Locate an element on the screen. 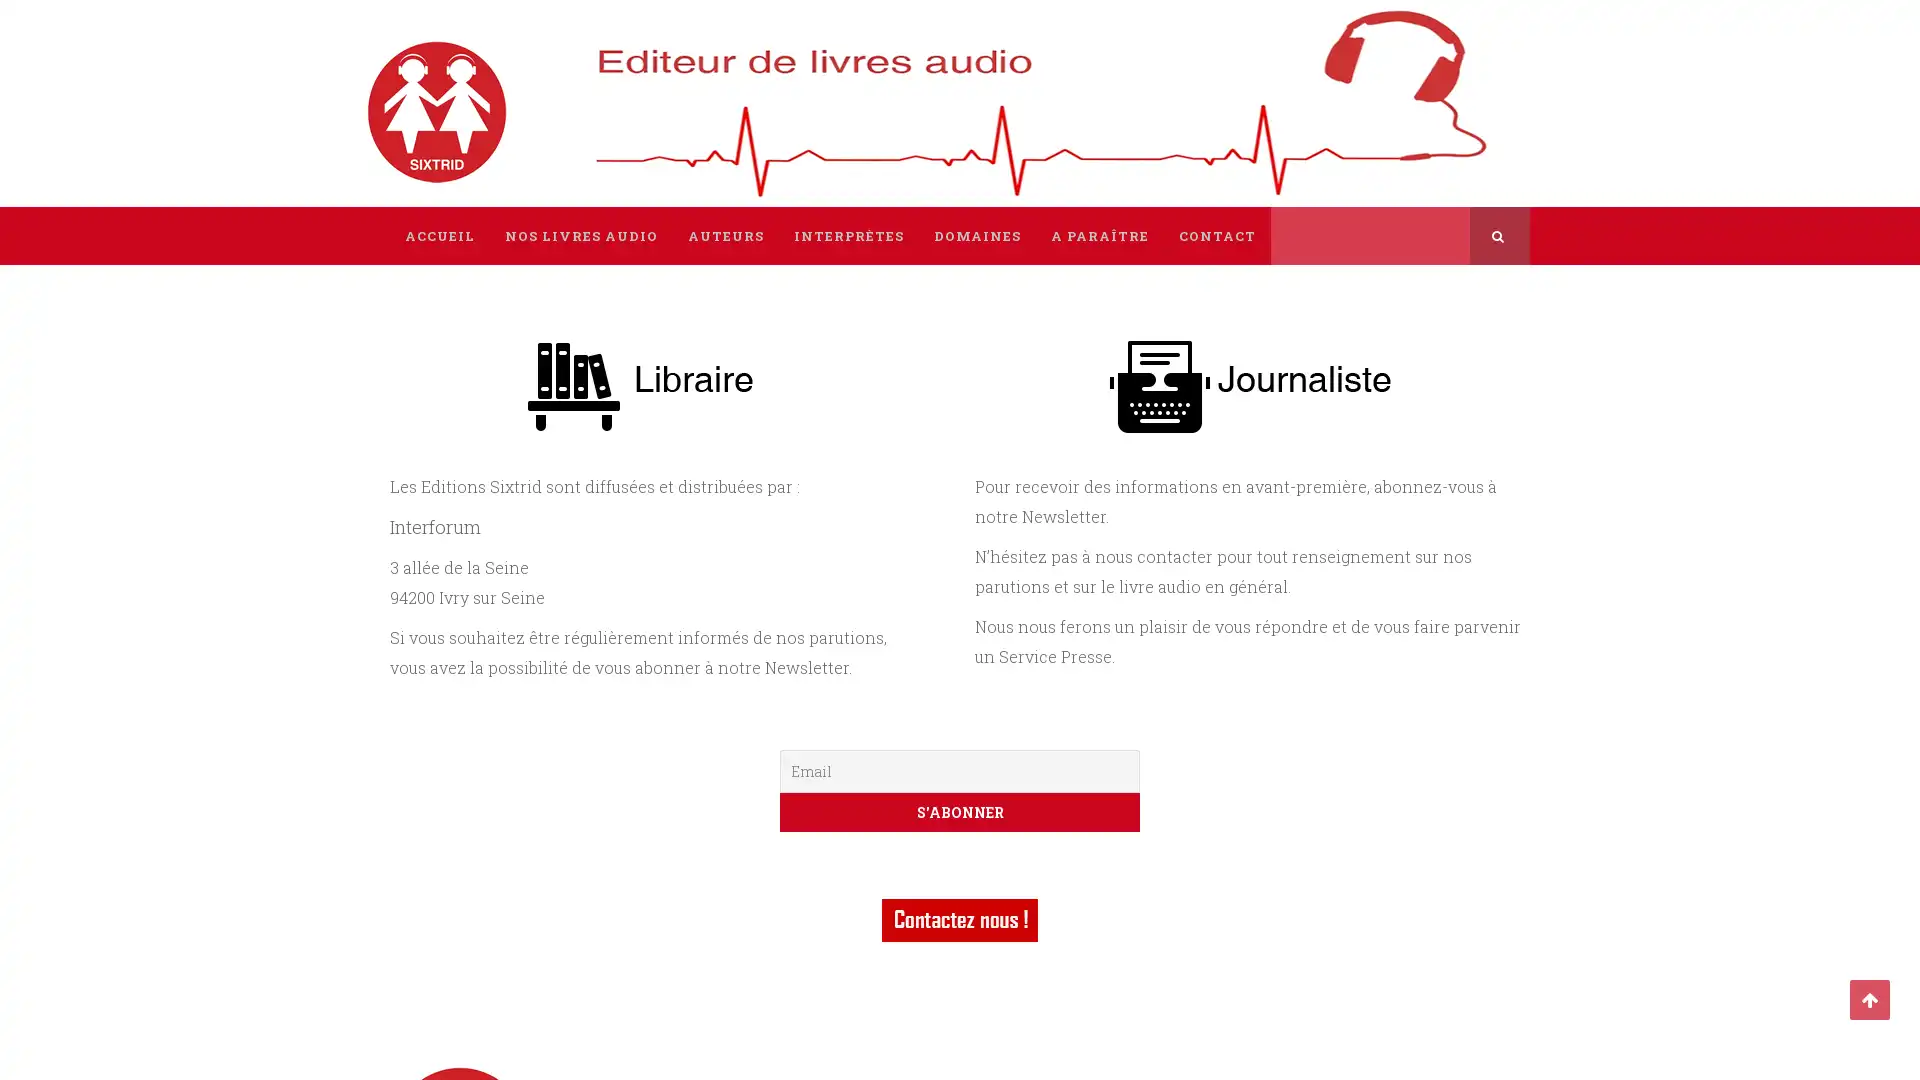 This screenshot has width=1920, height=1080. S'abonner is located at coordinates (960, 812).